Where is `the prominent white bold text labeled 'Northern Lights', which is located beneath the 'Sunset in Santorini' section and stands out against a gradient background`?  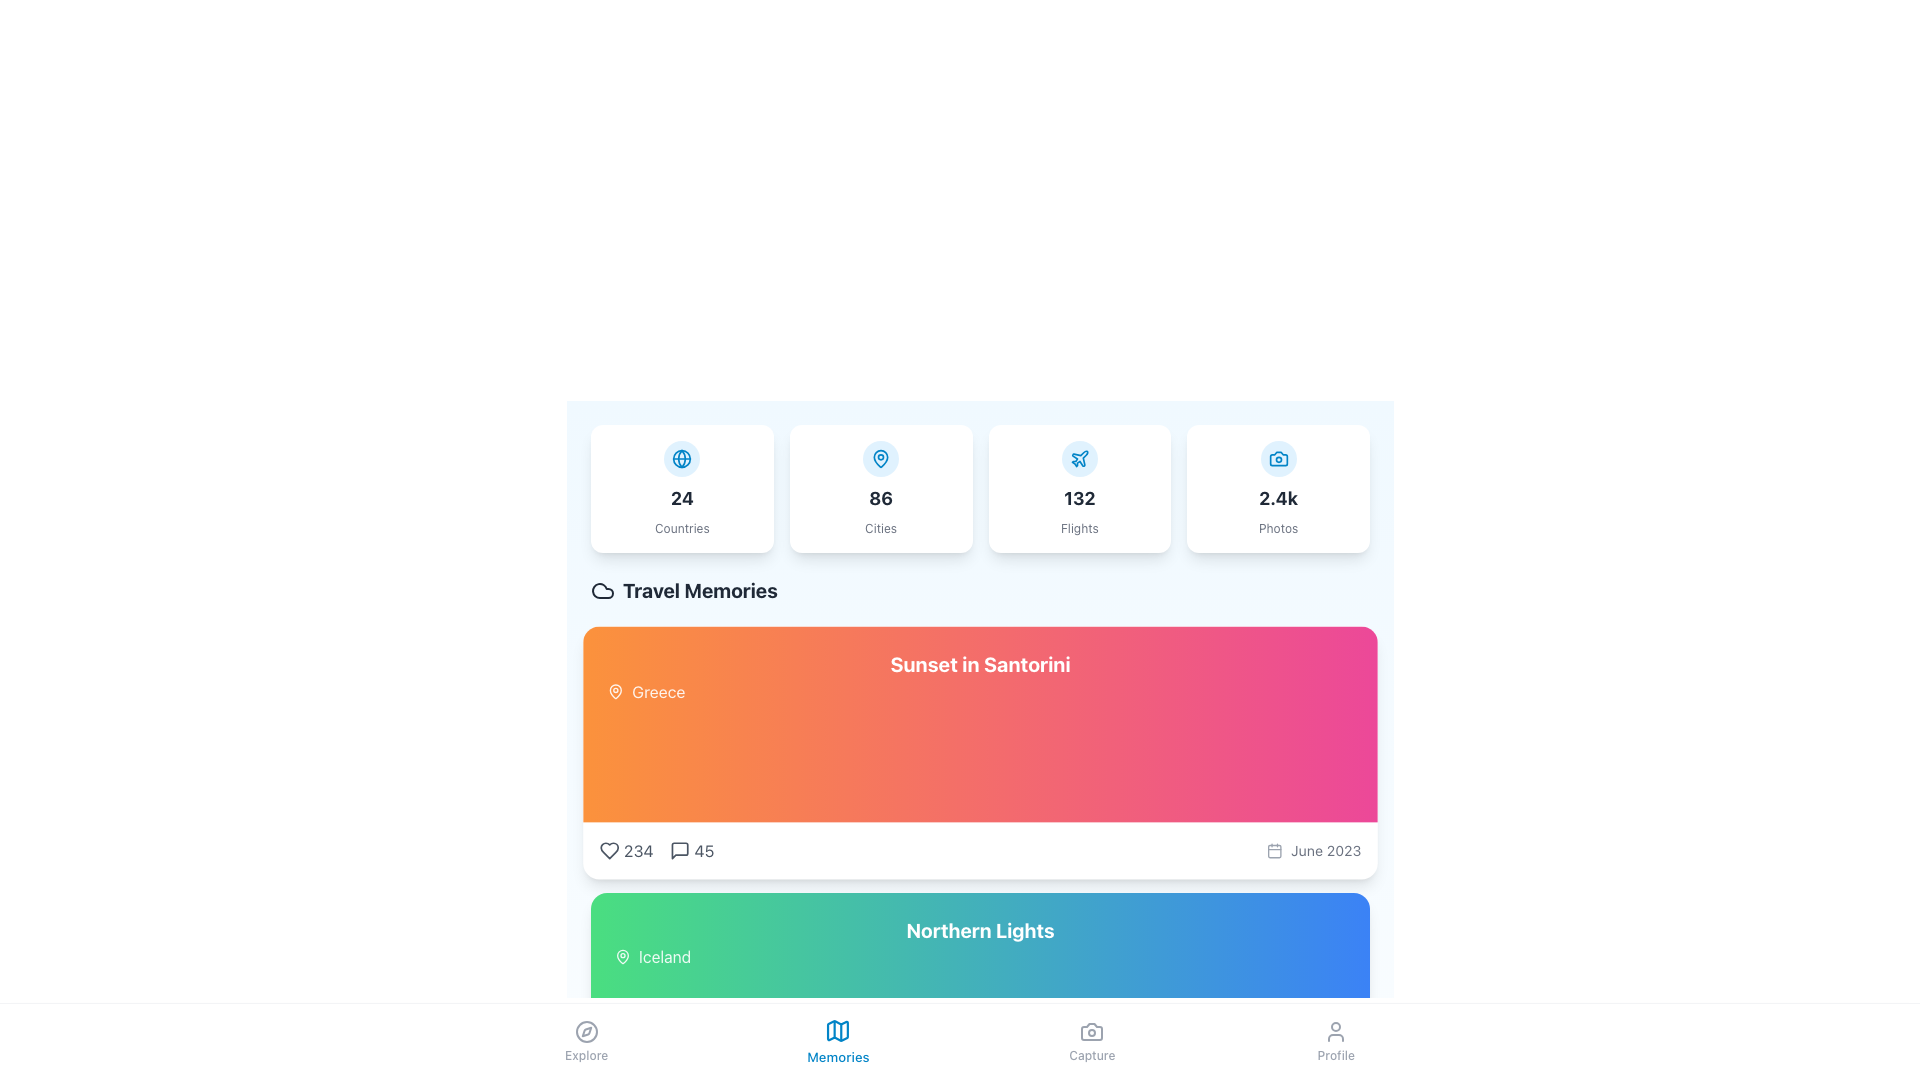
the prominent white bold text labeled 'Northern Lights', which is located beneath the 'Sunset in Santorini' section and stands out against a gradient background is located at coordinates (980, 930).